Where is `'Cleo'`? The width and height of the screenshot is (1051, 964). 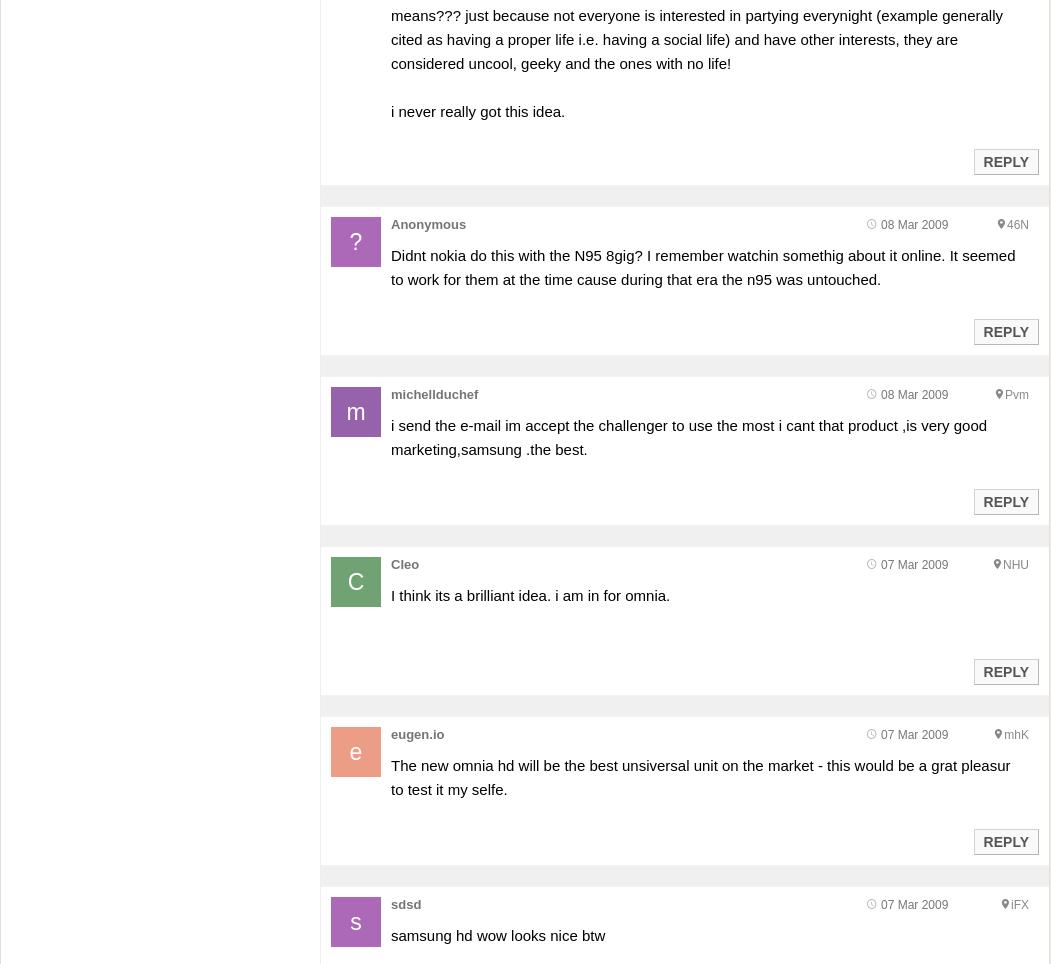
'Cleo' is located at coordinates (403, 563).